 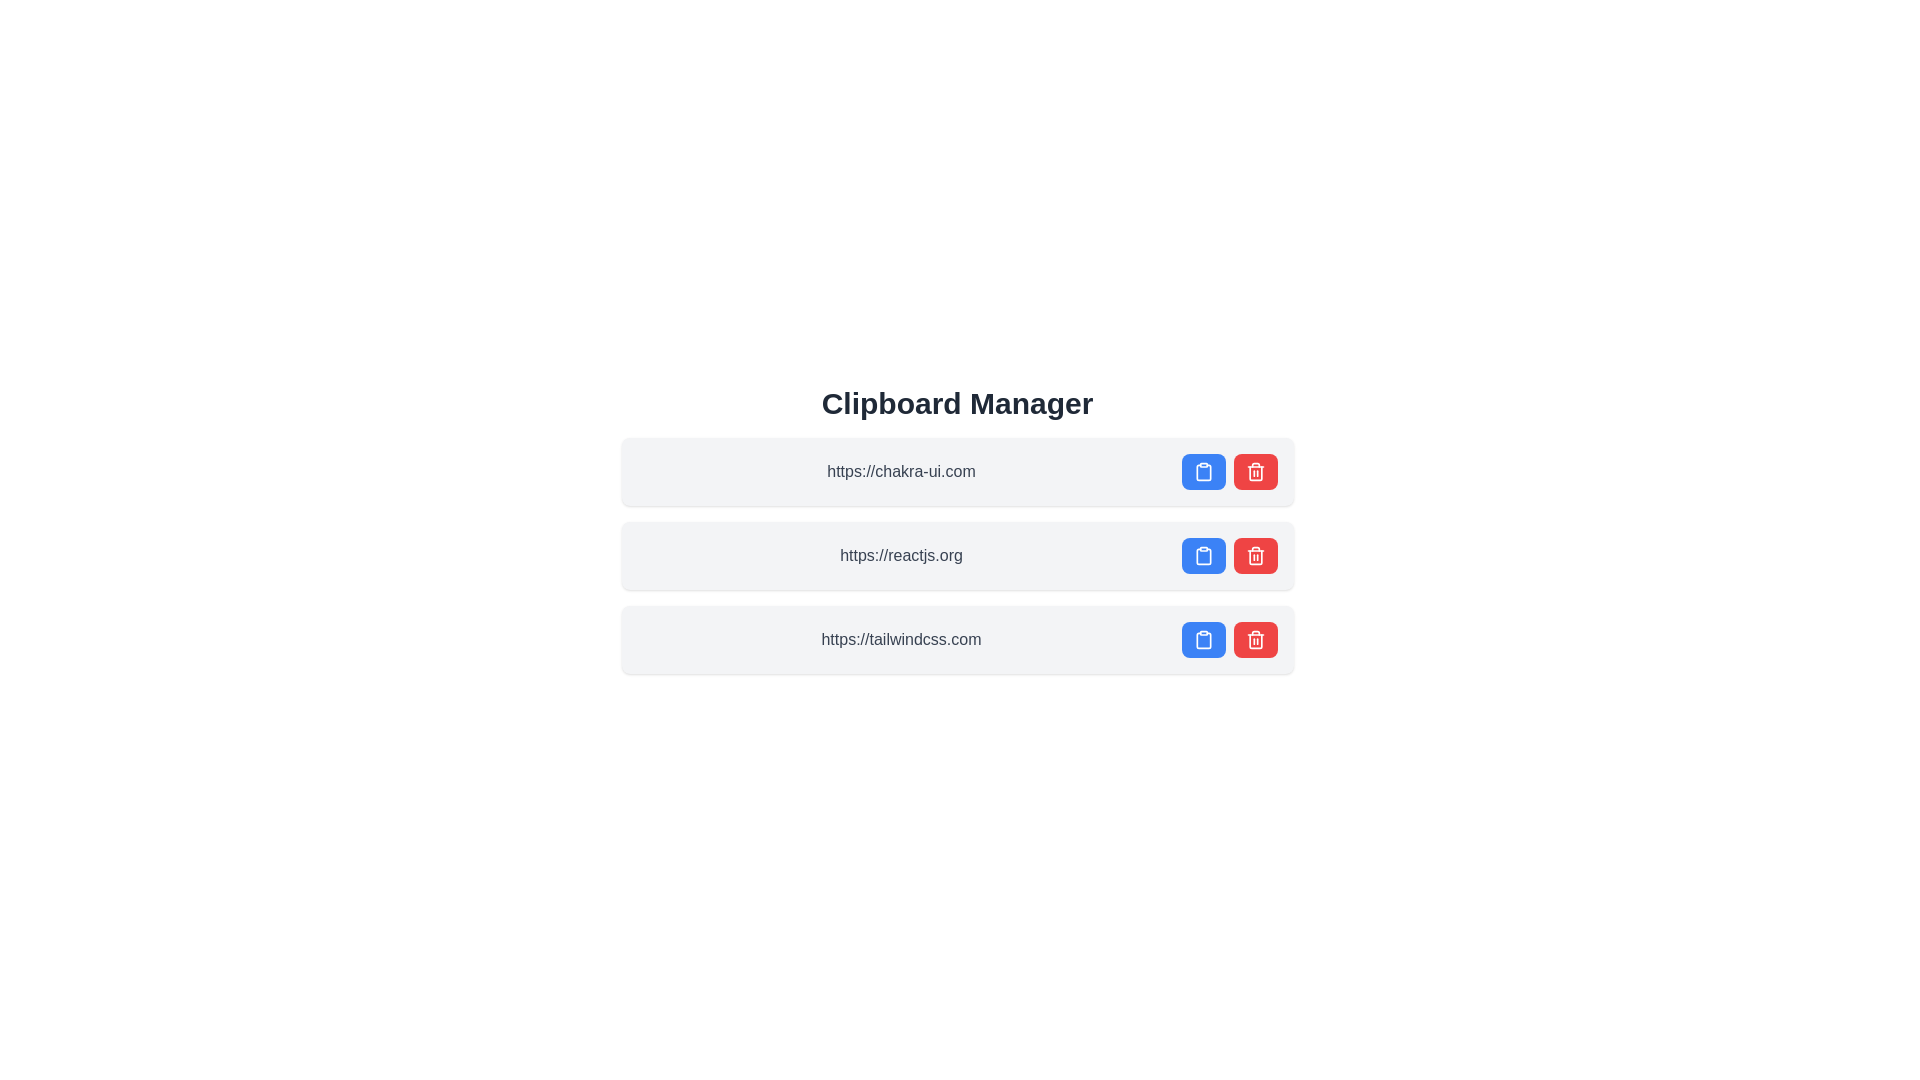 I want to click on the deletion button located in the third row, second from the right, which is aligned with a blue button and associated with the URL 'https://tailwindcss.com', so click(x=1254, y=640).